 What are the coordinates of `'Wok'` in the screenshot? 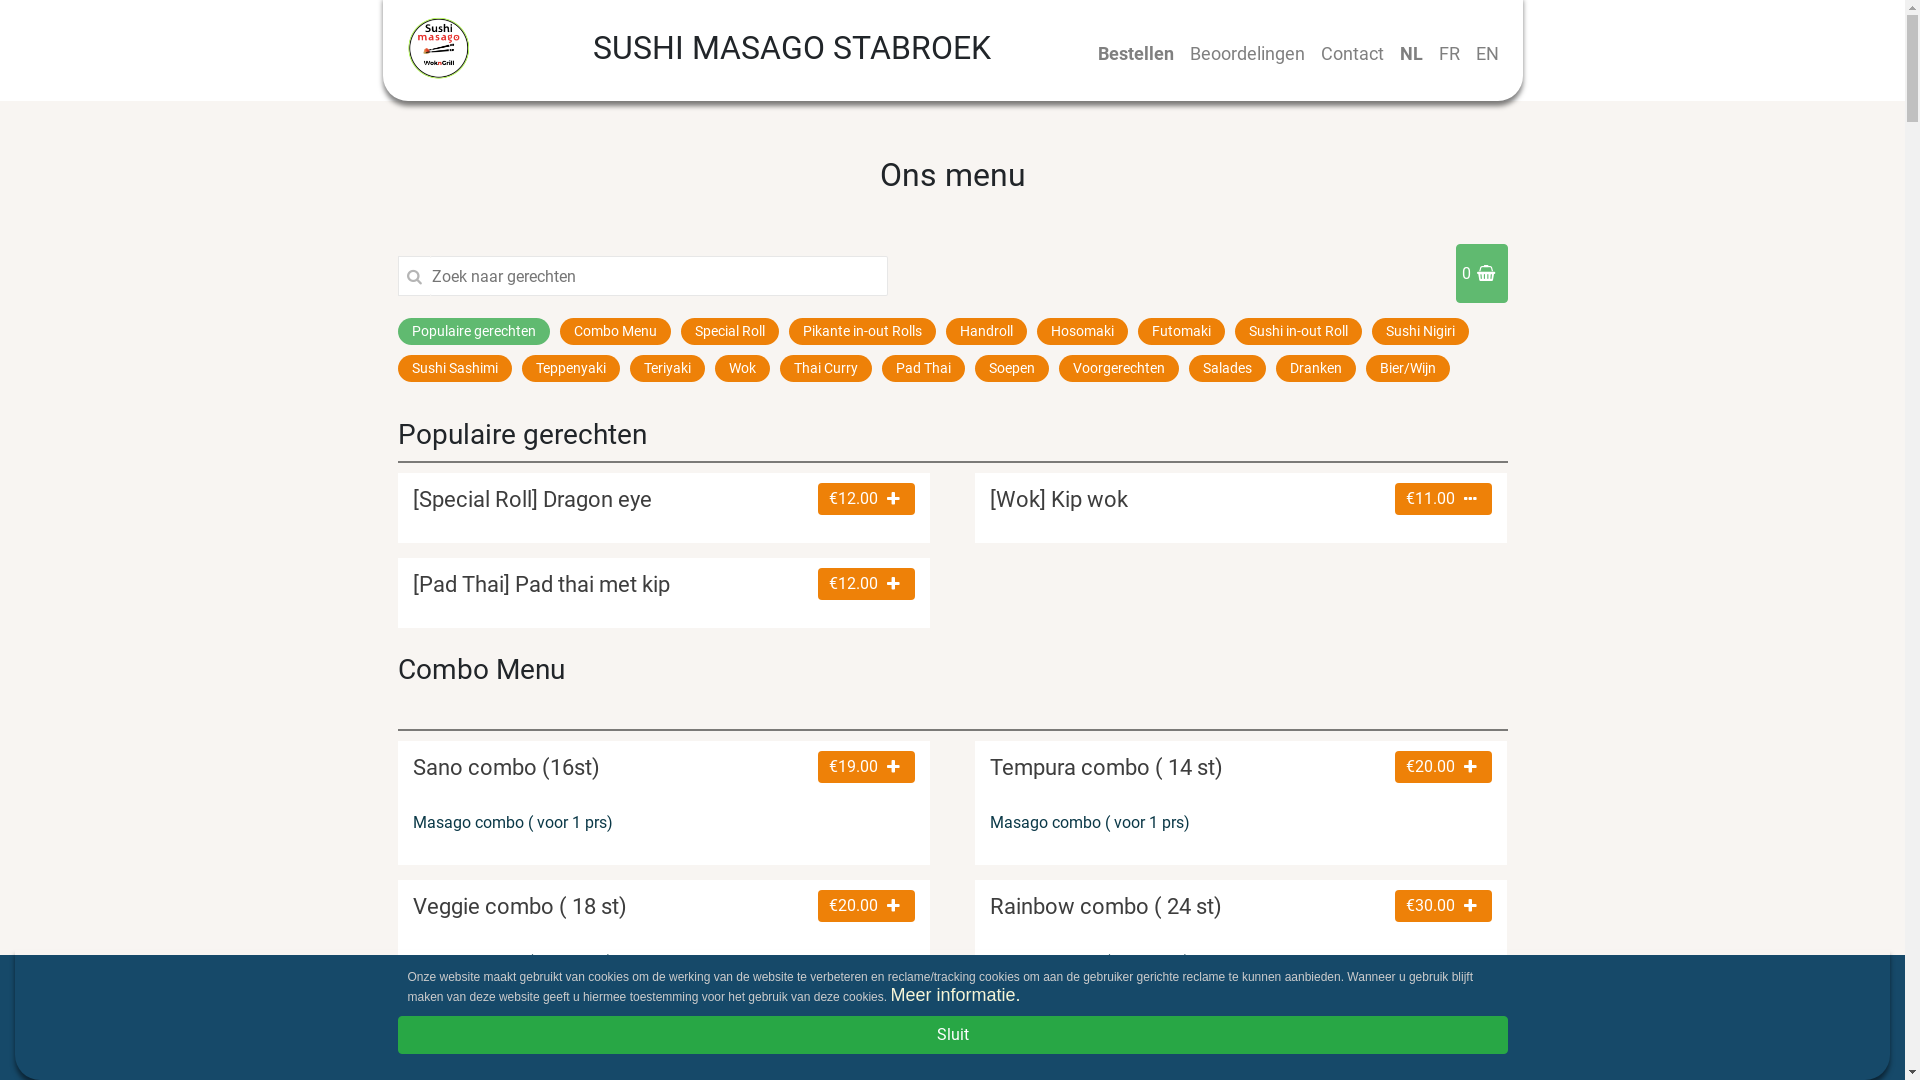 It's located at (740, 368).